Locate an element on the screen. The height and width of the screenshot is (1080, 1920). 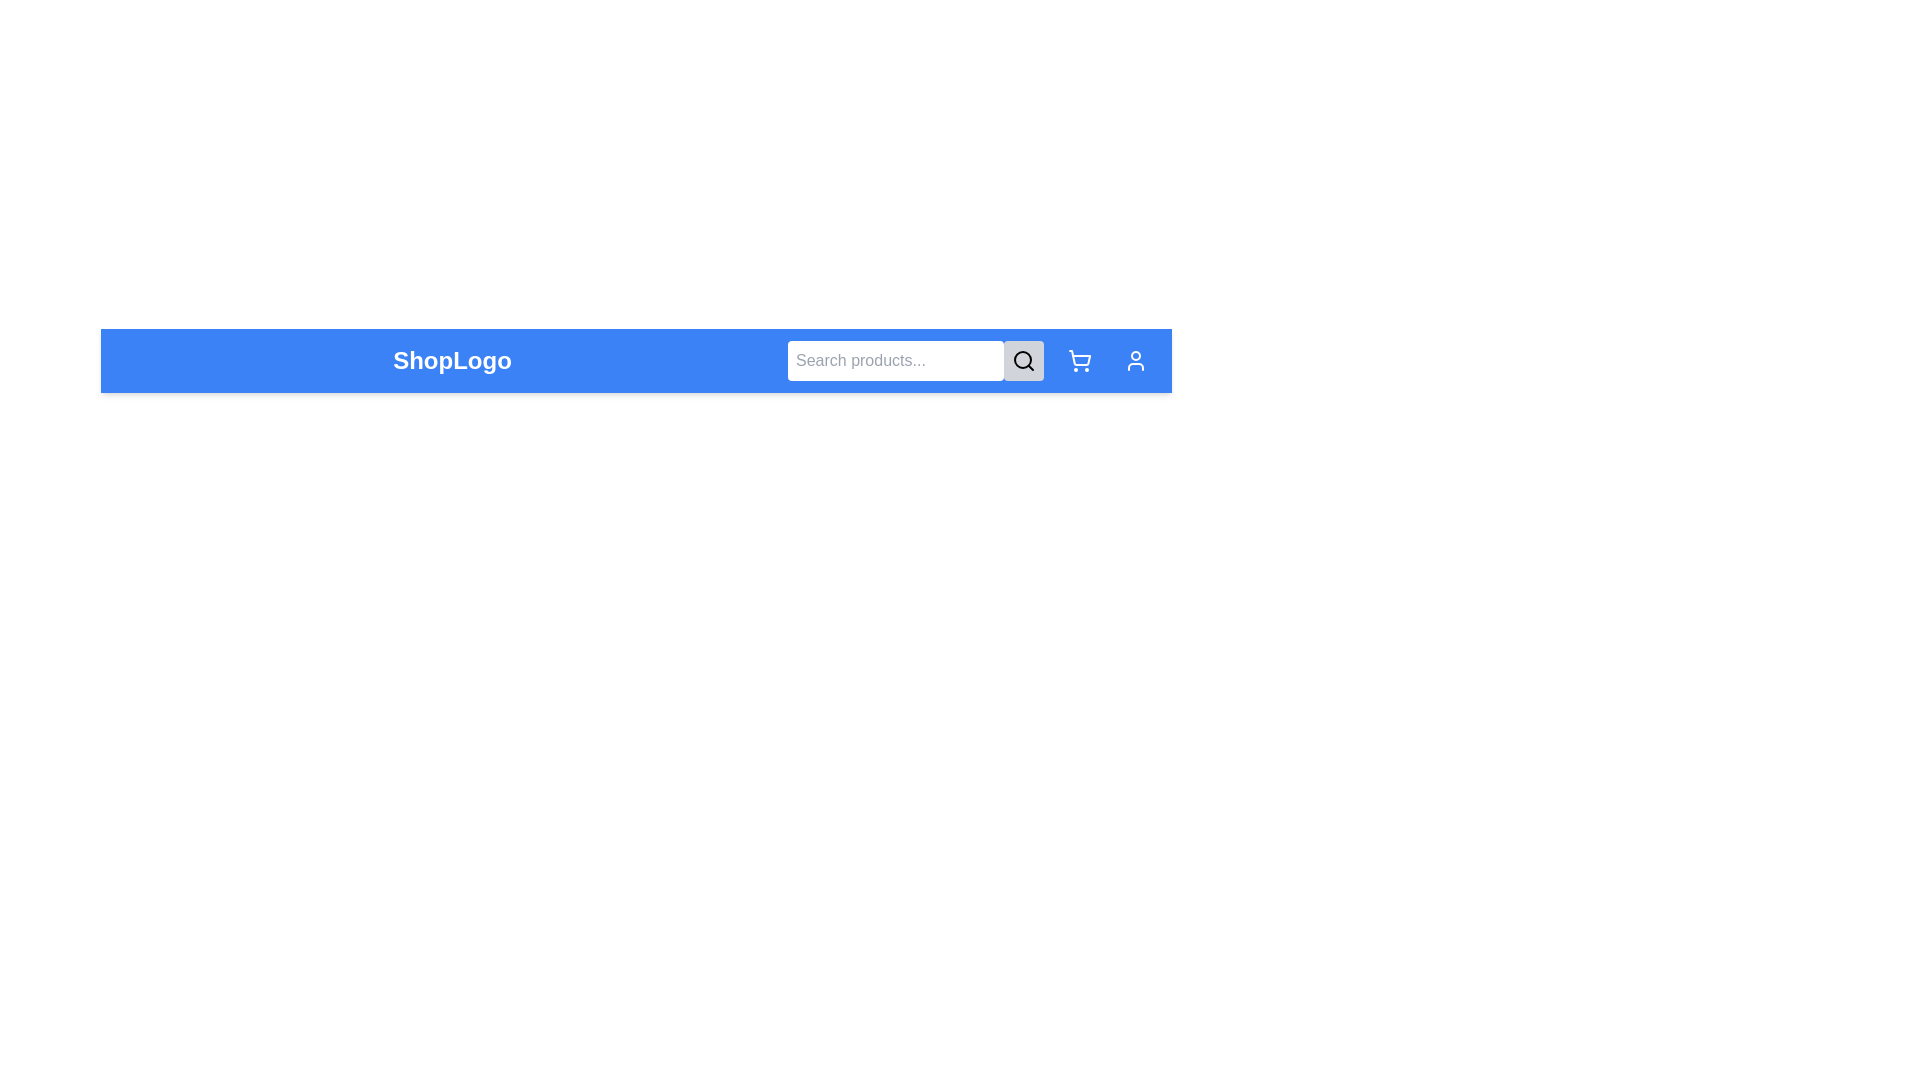
the shopping cart icon is located at coordinates (1079, 361).